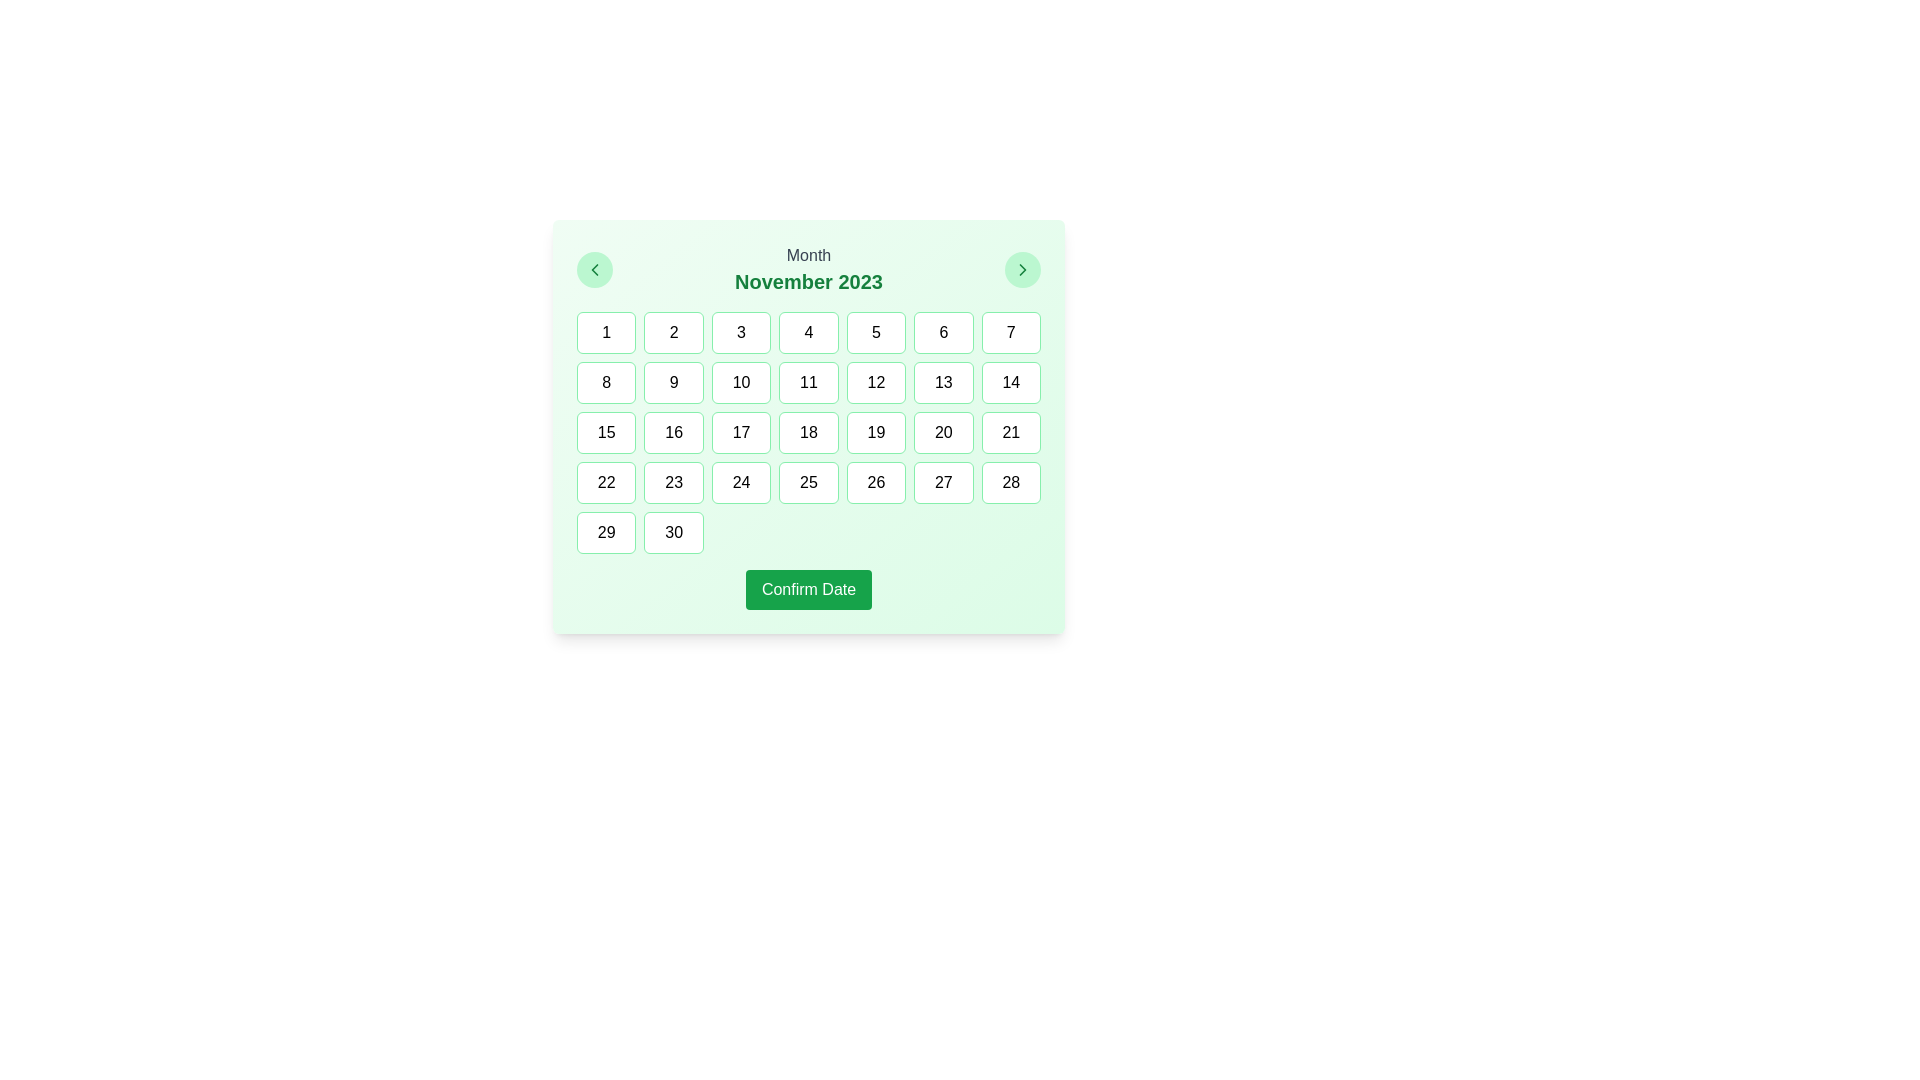  What do you see at coordinates (674, 331) in the screenshot?
I see `the interactive button for selecting day '2' in the November 2023 calendar grid layout` at bounding box center [674, 331].